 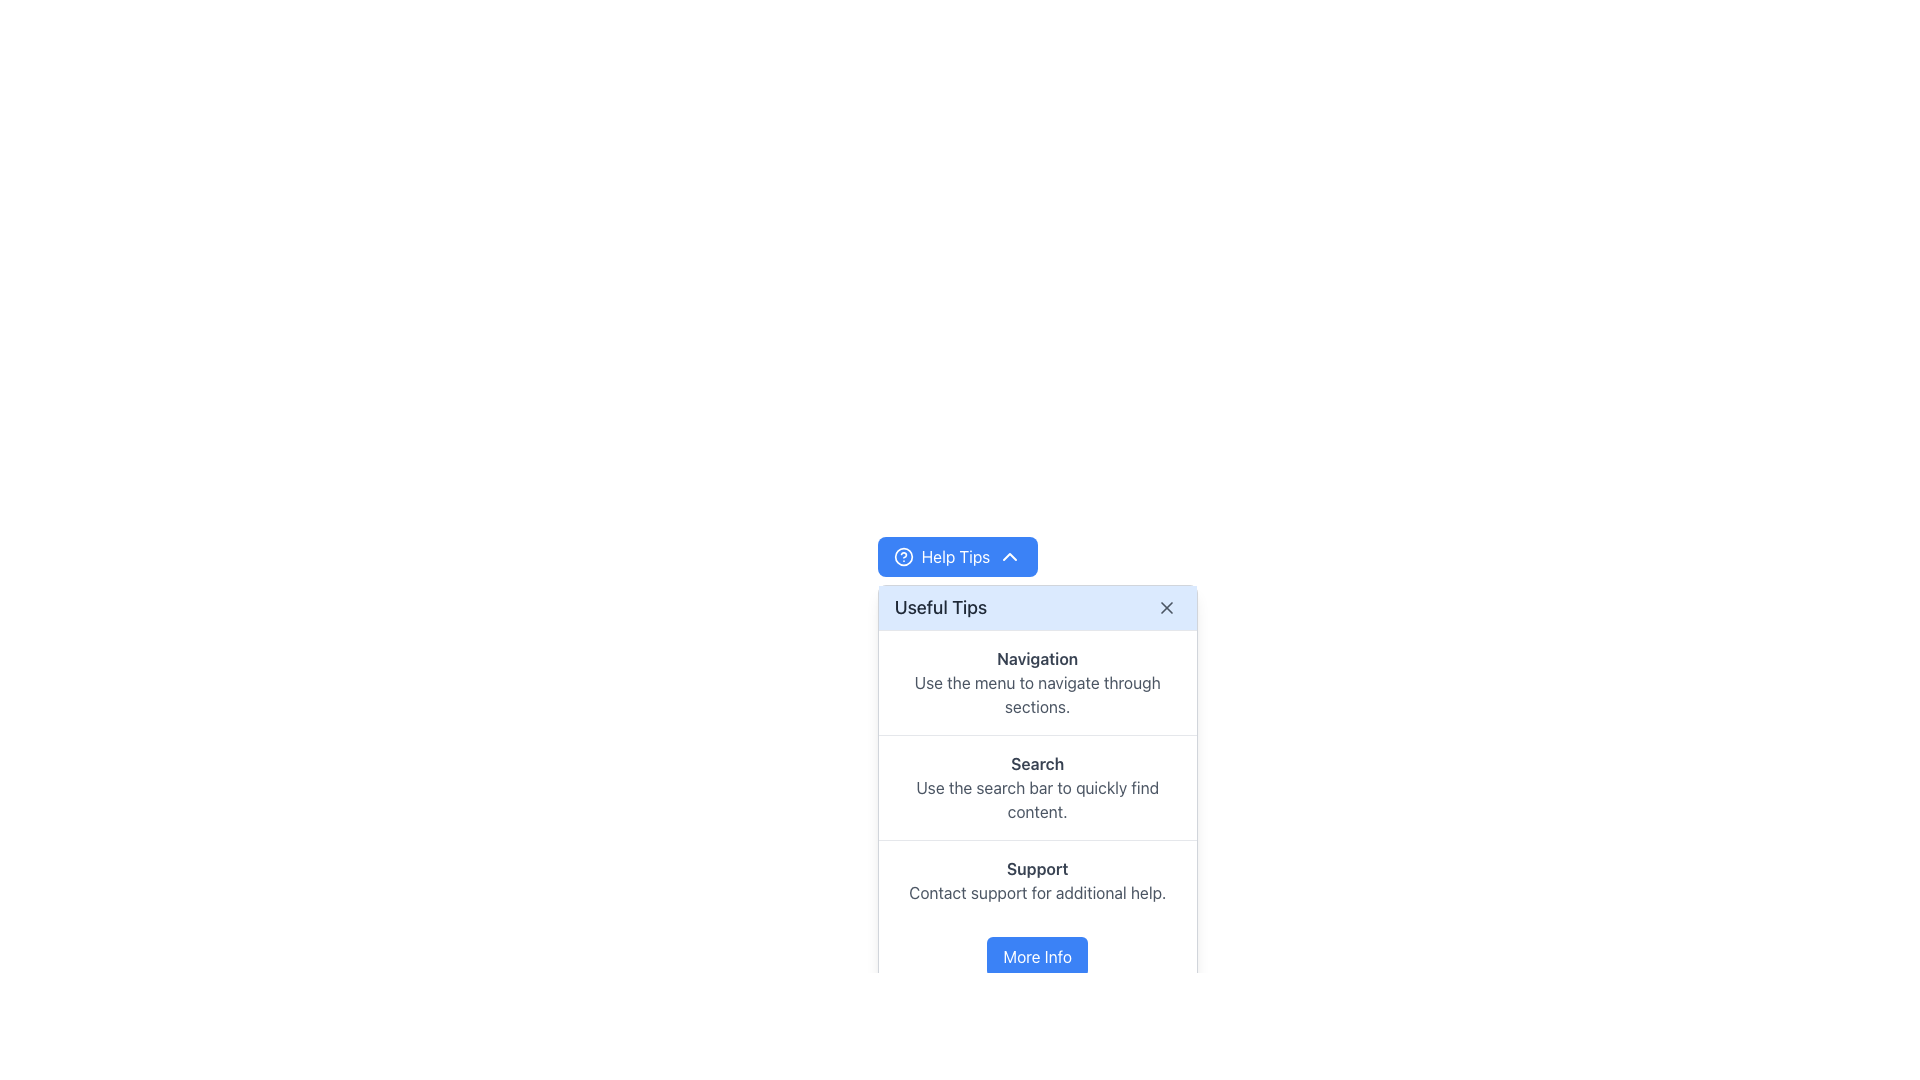 What do you see at coordinates (1037, 763) in the screenshot?
I see `the Text Label that serves as a title for the information below it, located above the text 'Use the search bar to quickly find content.' in the 'Useful Tips' section` at bounding box center [1037, 763].